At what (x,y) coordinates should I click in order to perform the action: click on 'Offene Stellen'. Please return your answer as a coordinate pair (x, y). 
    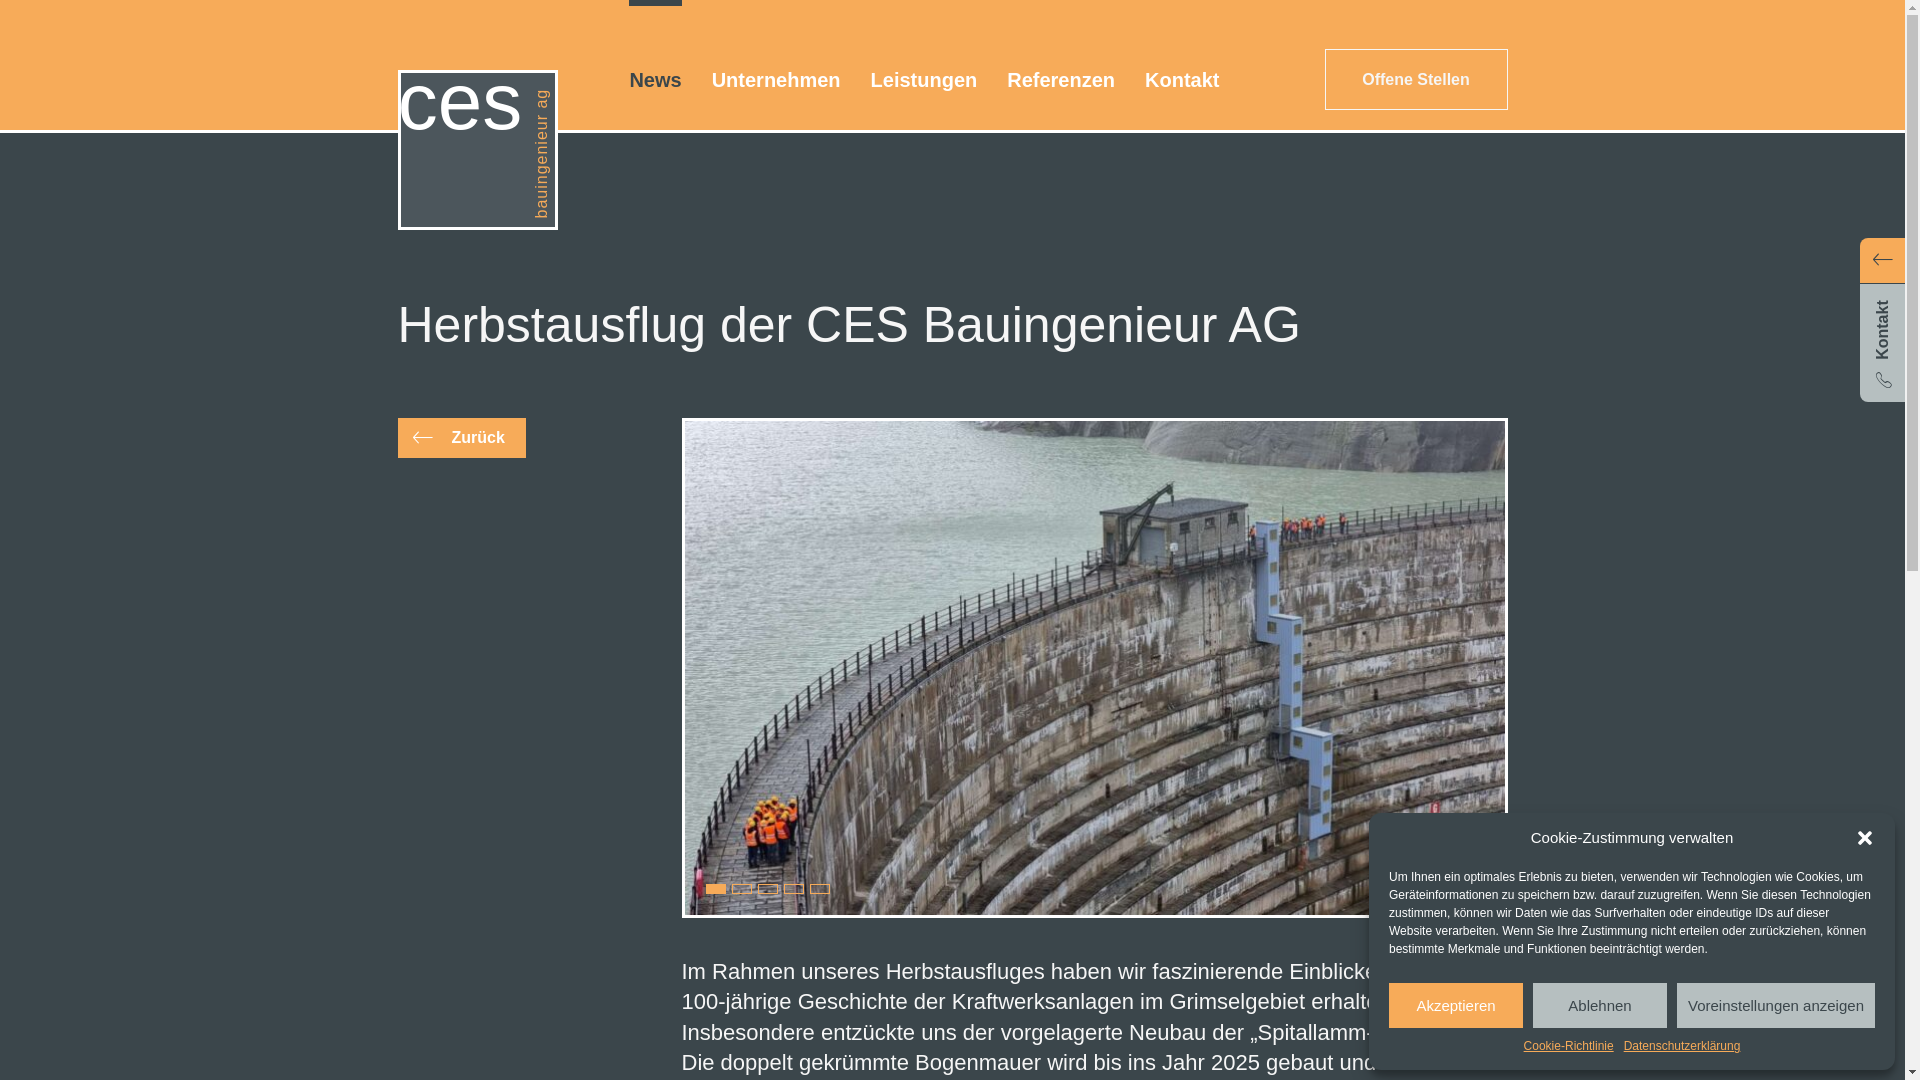
    Looking at the image, I should click on (1414, 78).